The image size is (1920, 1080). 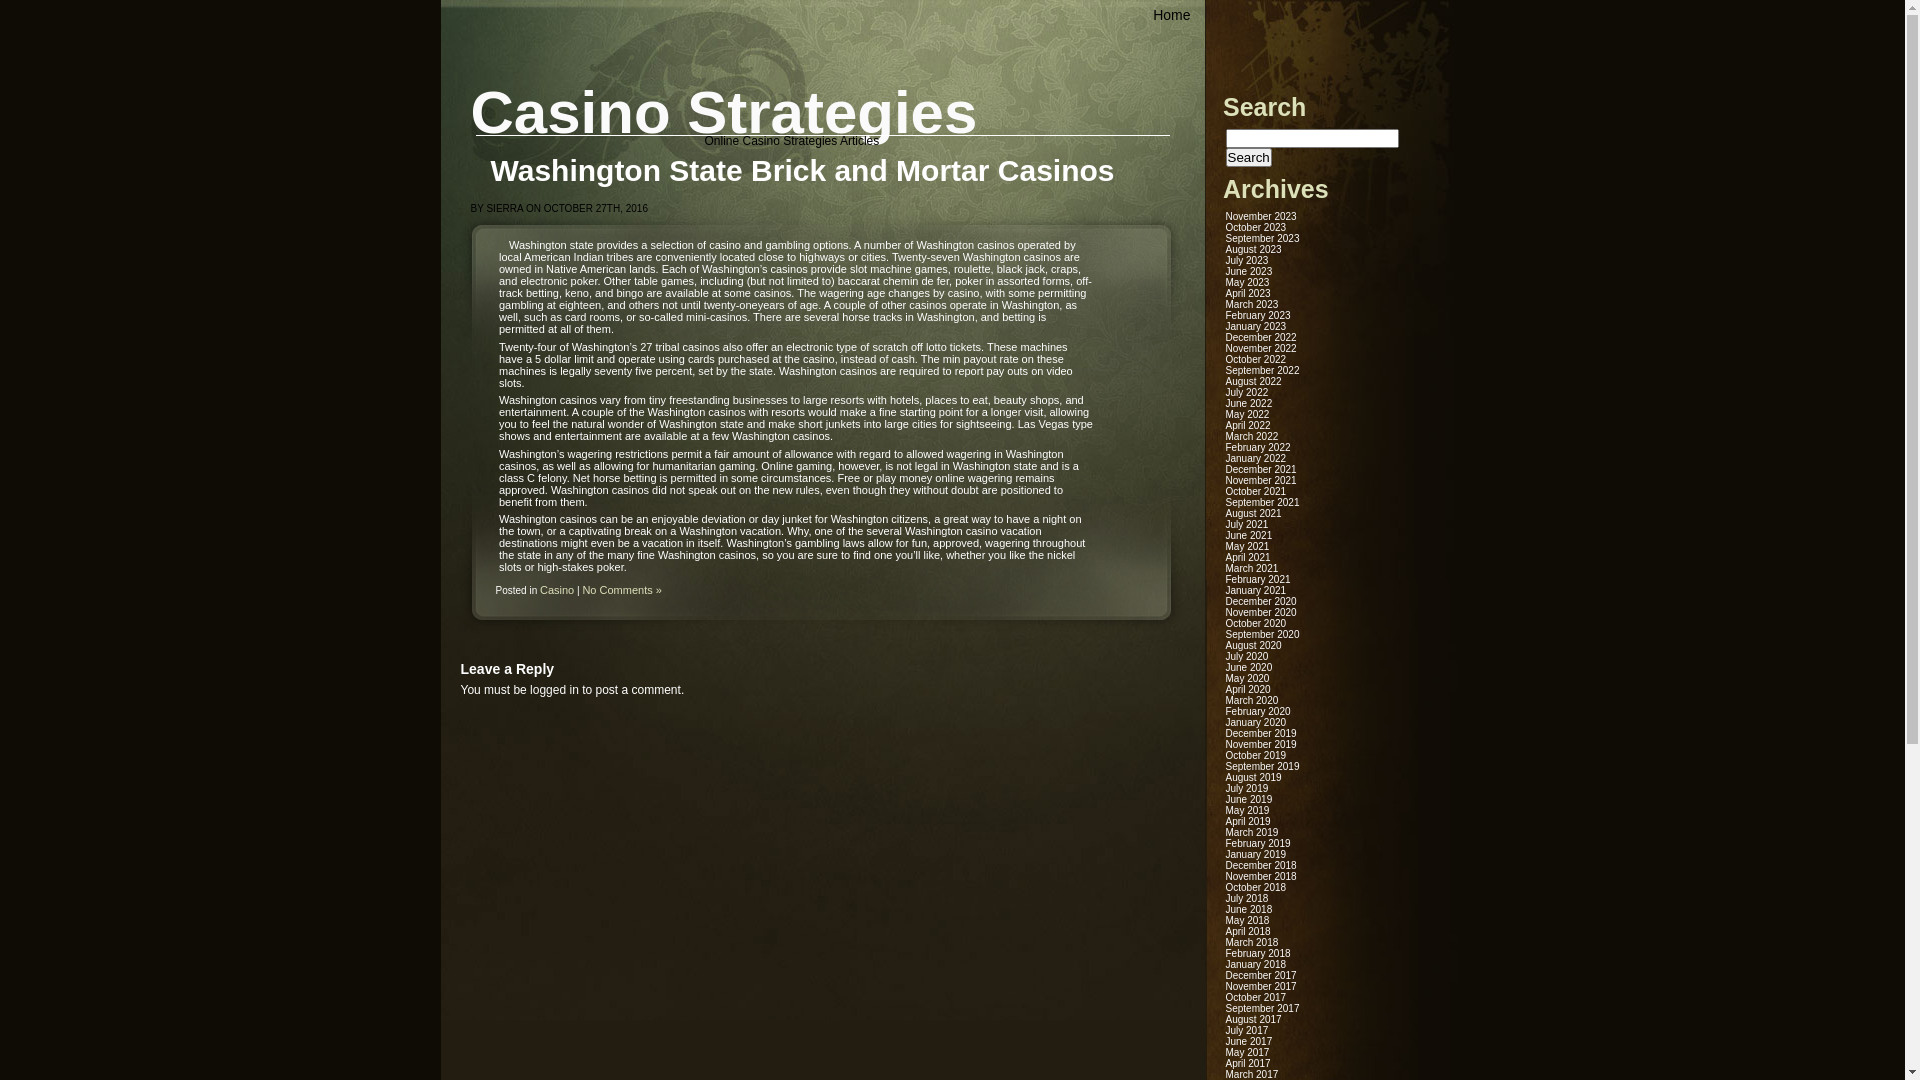 What do you see at coordinates (1246, 656) in the screenshot?
I see `'July 2020'` at bounding box center [1246, 656].